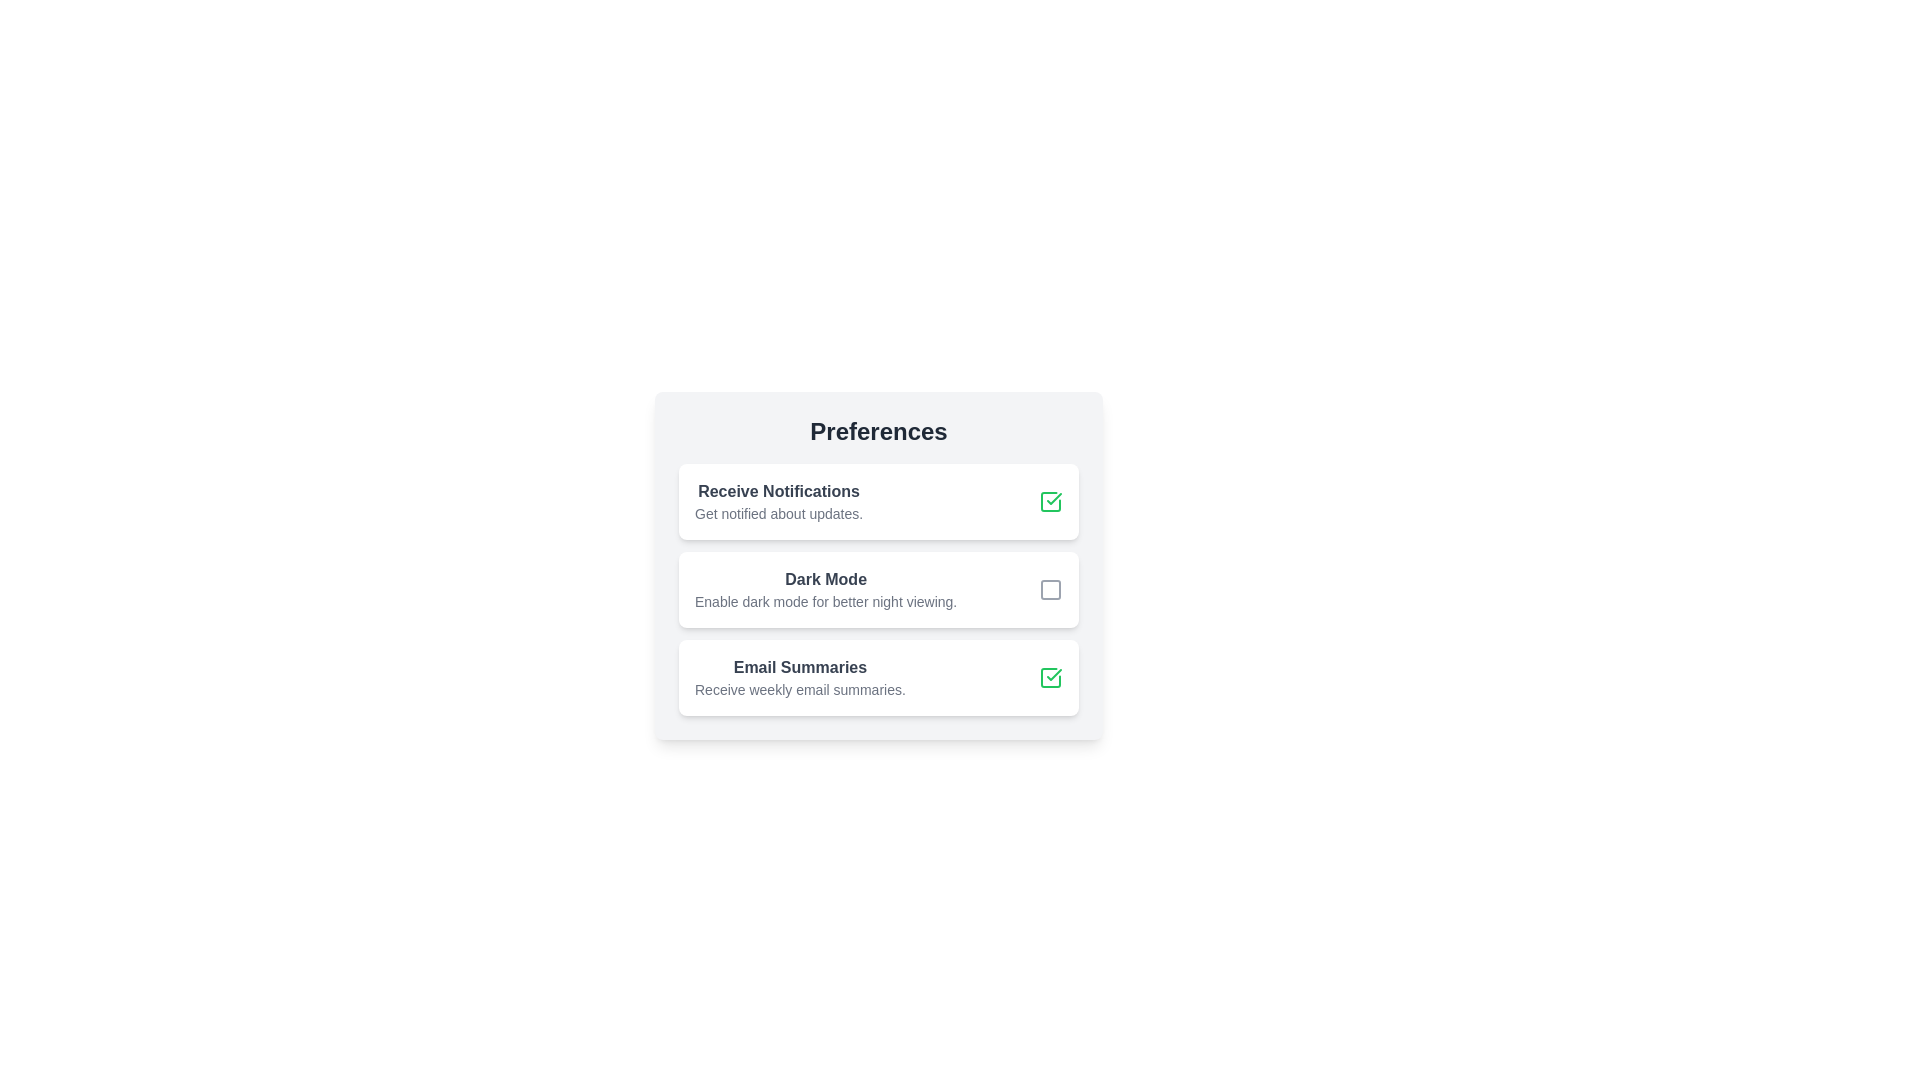 The height and width of the screenshot is (1080, 1920). What do you see at coordinates (800, 677) in the screenshot?
I see `text content of the 'Email Summaries' preference, which is the third item in the list located below the 'Dark Mode' option` at bounding box center [800, 677].